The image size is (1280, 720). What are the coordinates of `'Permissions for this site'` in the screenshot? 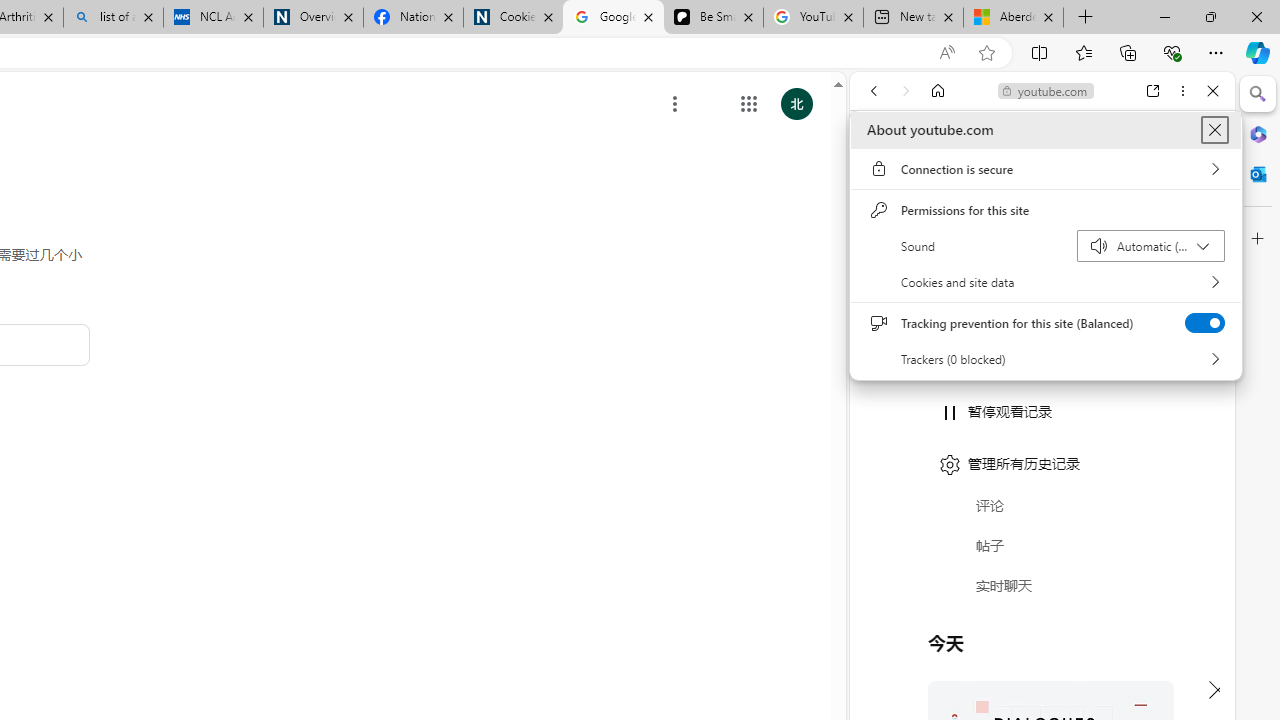 It's located at (1045, 210).